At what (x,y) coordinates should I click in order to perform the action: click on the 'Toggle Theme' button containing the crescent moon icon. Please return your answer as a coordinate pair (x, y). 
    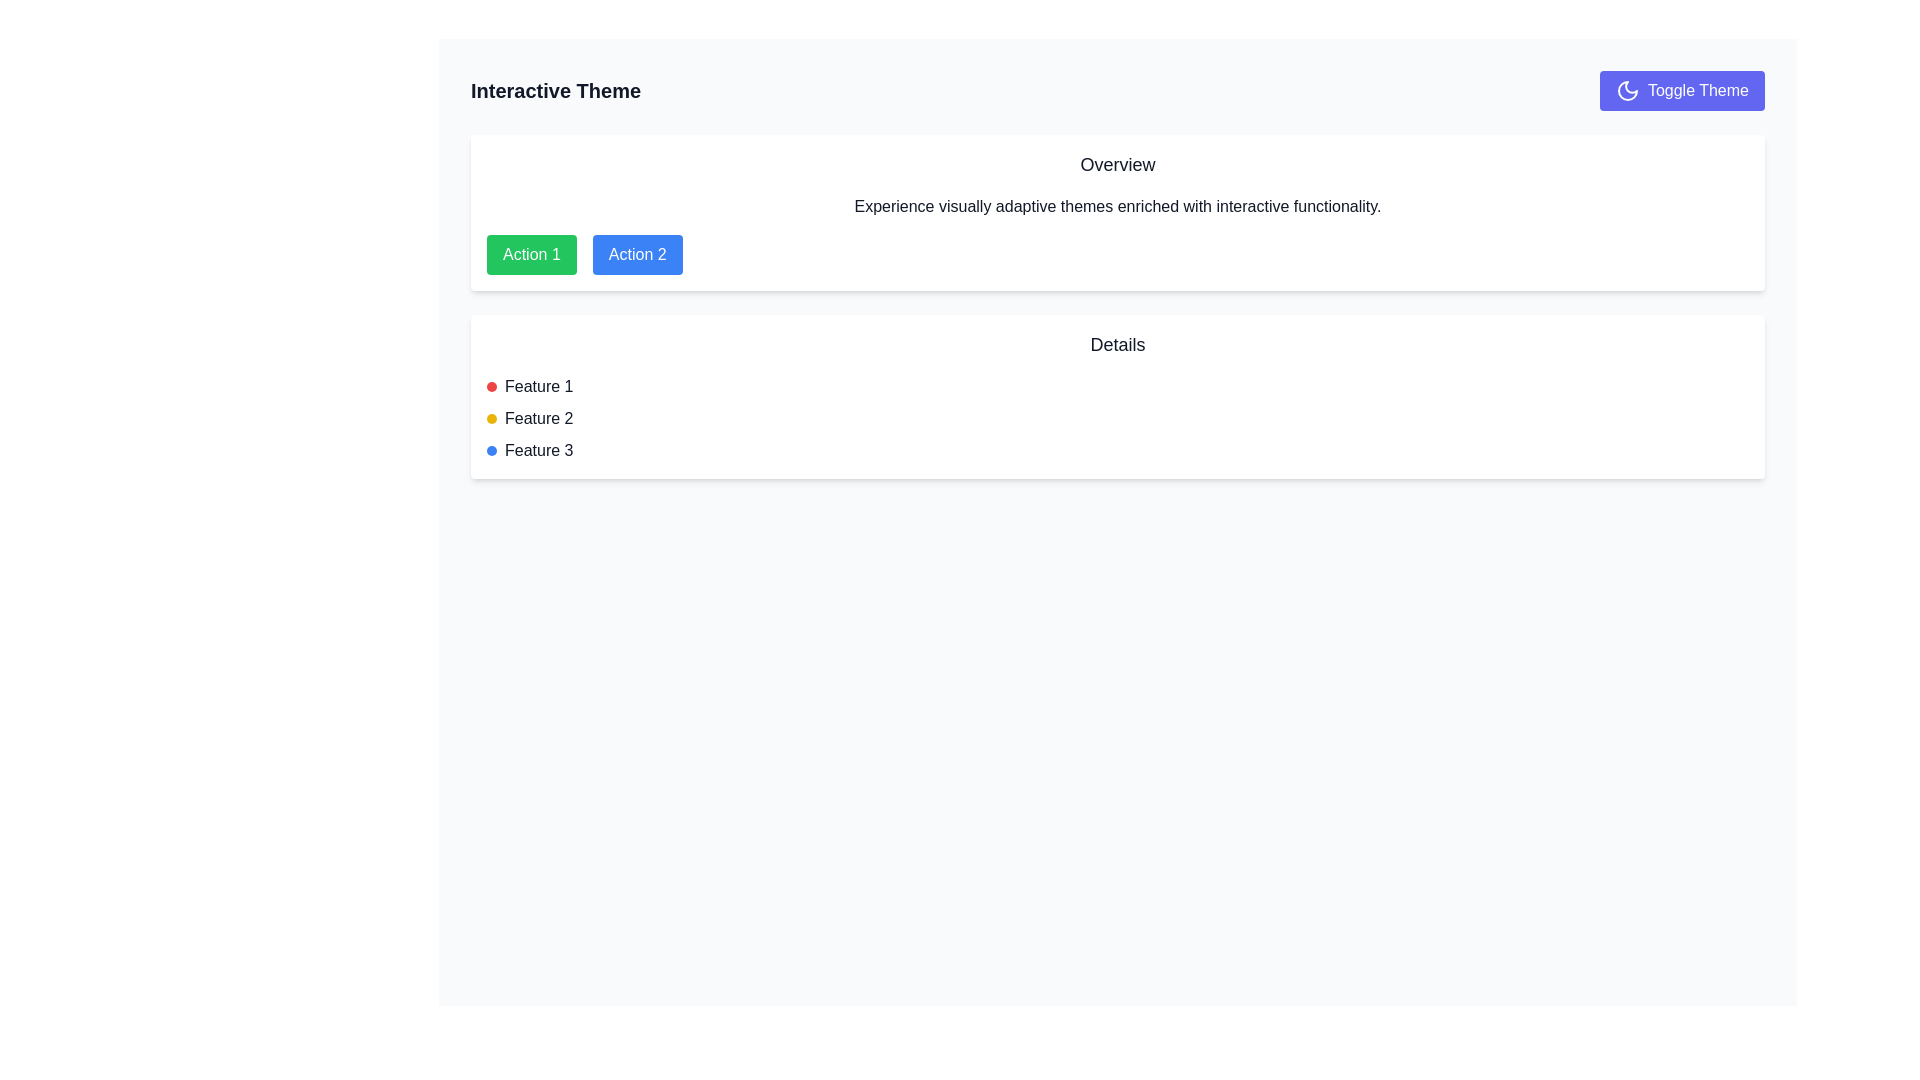
    Looking at the image, I should click on (1627, 91).